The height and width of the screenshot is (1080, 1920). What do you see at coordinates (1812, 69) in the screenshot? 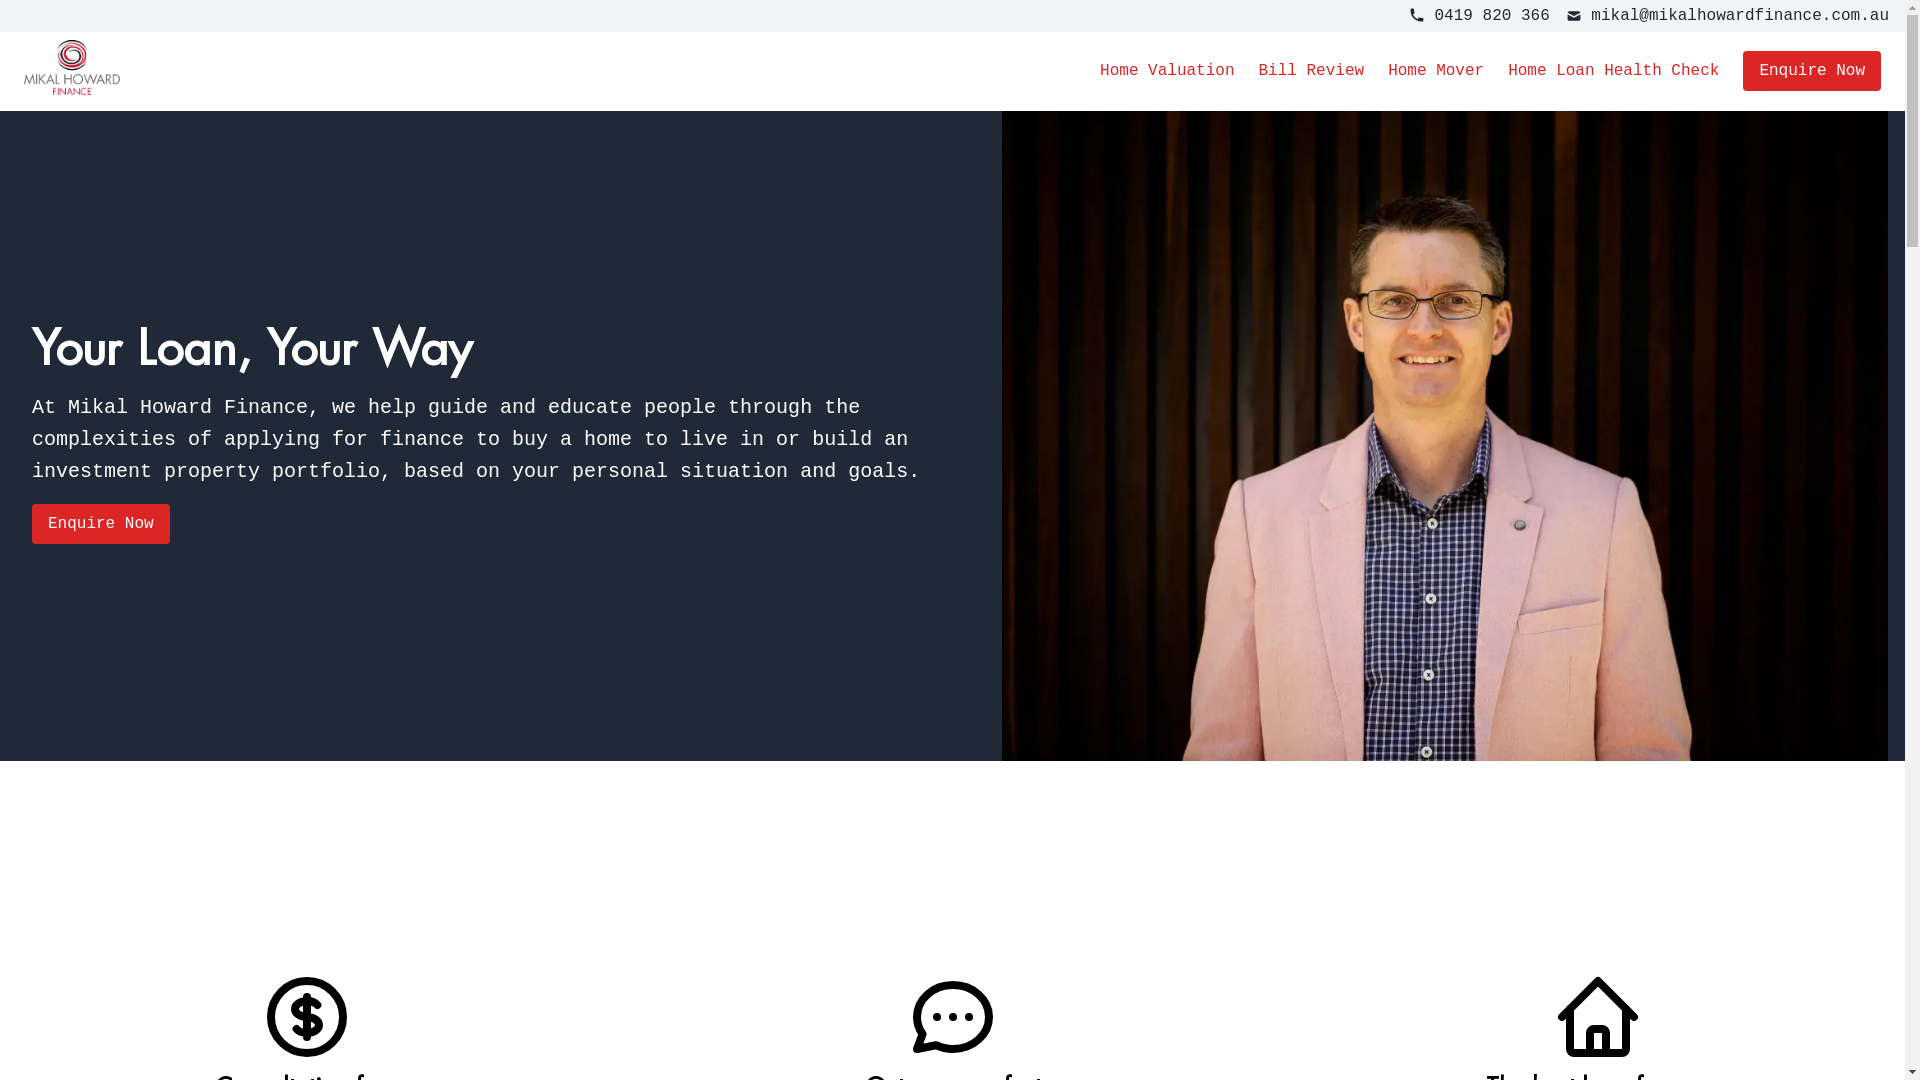
I see `'Enquire Now'` at bounding box center [1812, 69].